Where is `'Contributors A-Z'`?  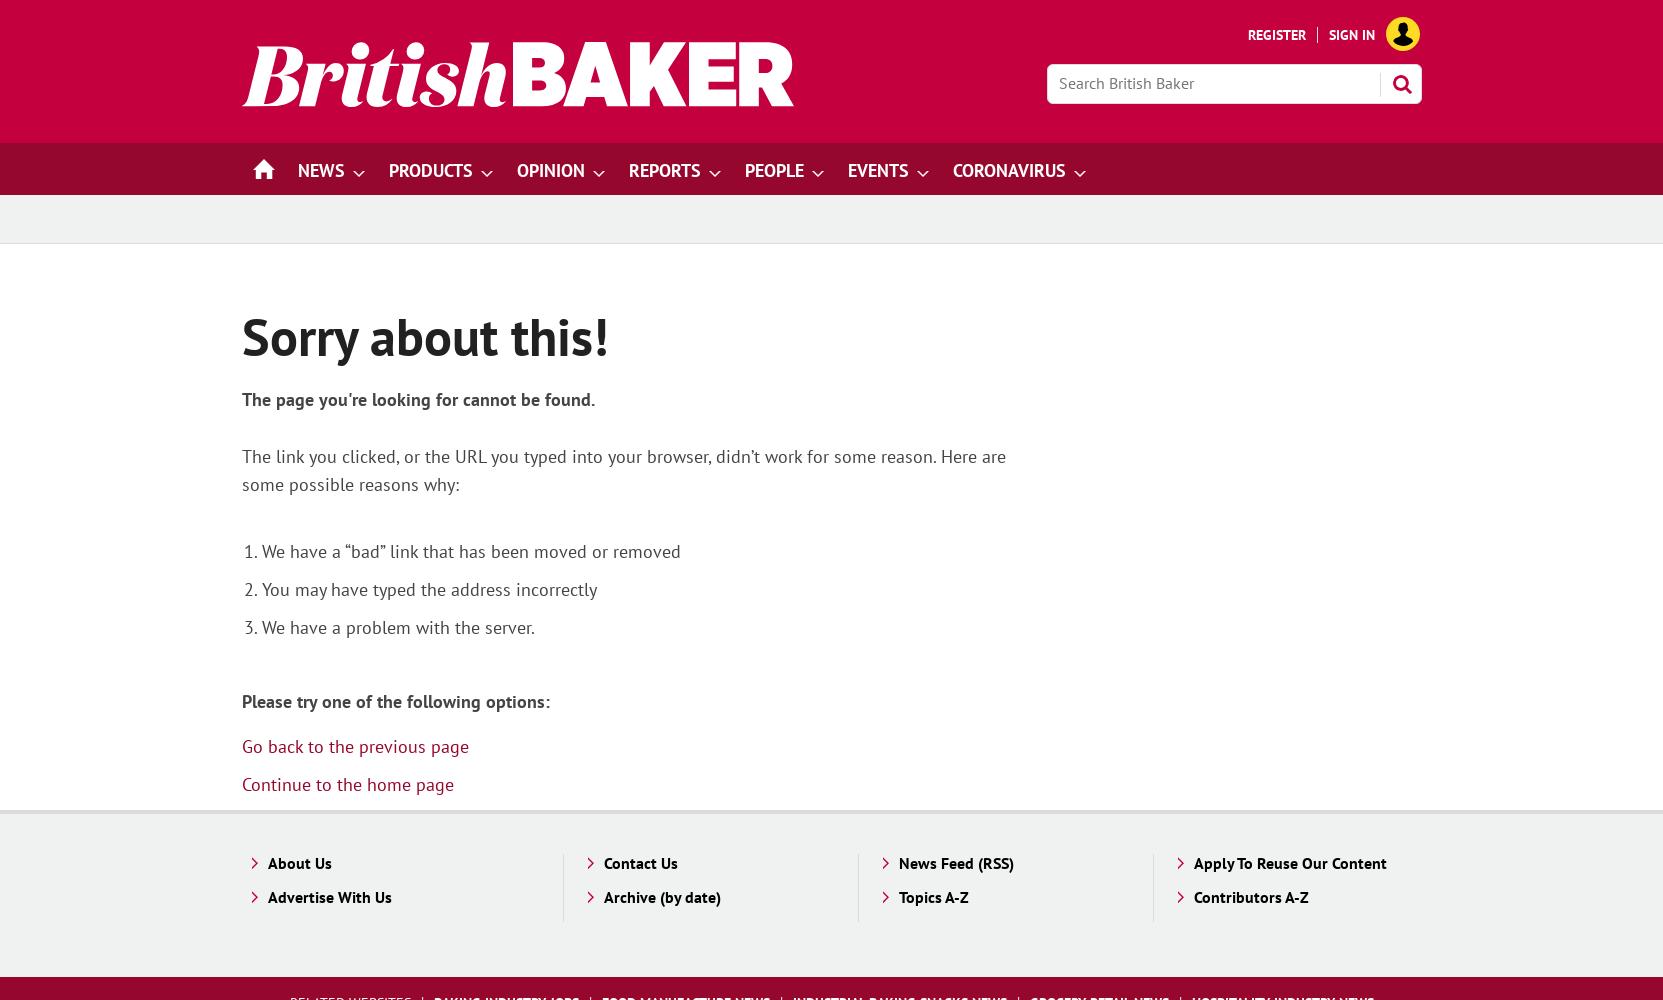 'Contributors A-Z' is located at coordinates (1250, 897).